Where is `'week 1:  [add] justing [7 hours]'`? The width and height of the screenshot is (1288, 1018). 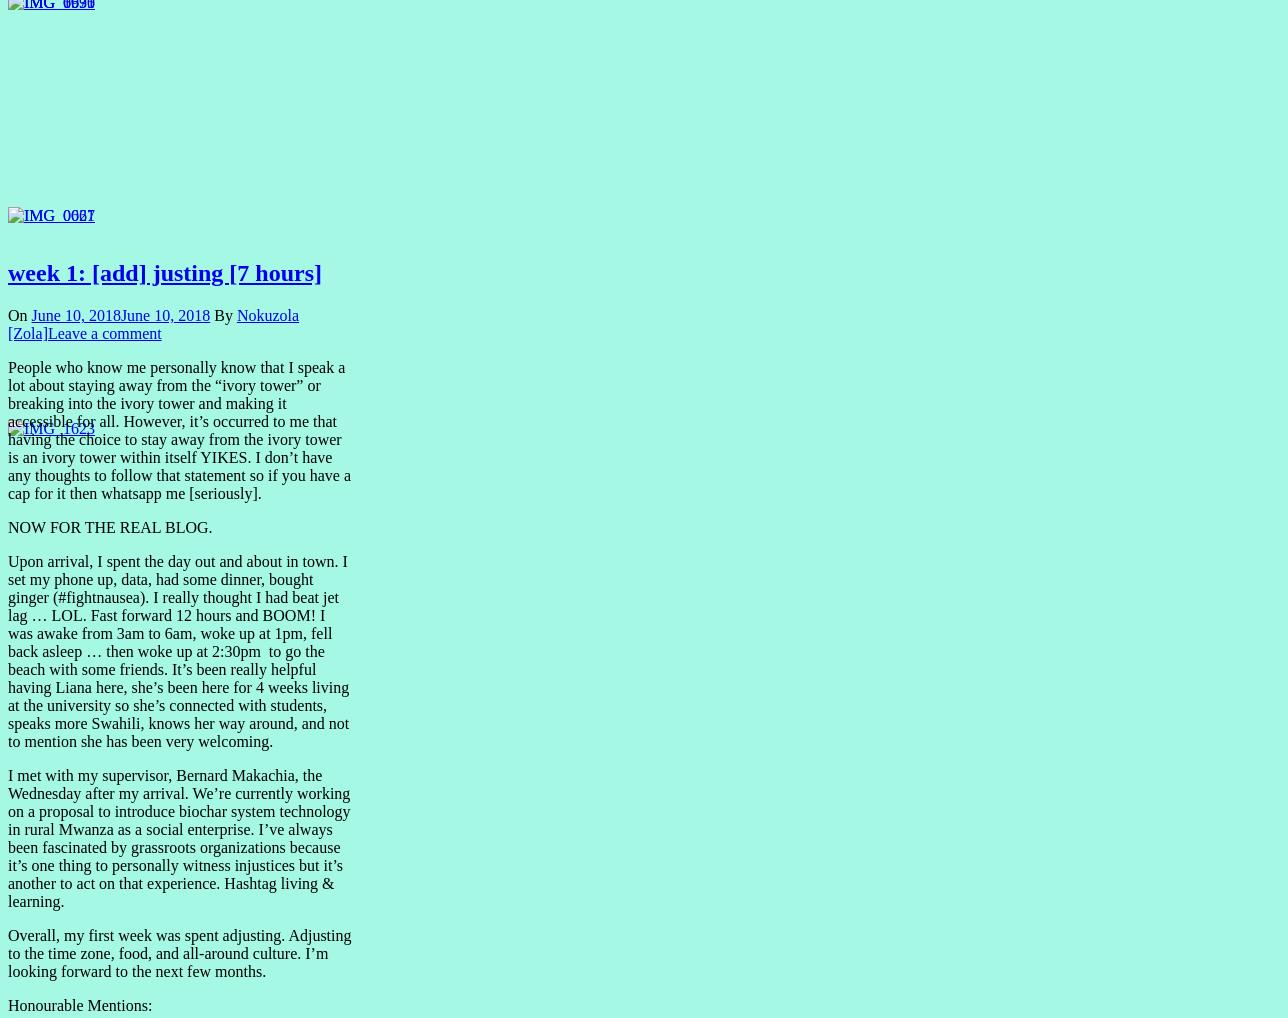
'week 1:  [add] justing [7 hours]' is located at coordinates (7, 273).